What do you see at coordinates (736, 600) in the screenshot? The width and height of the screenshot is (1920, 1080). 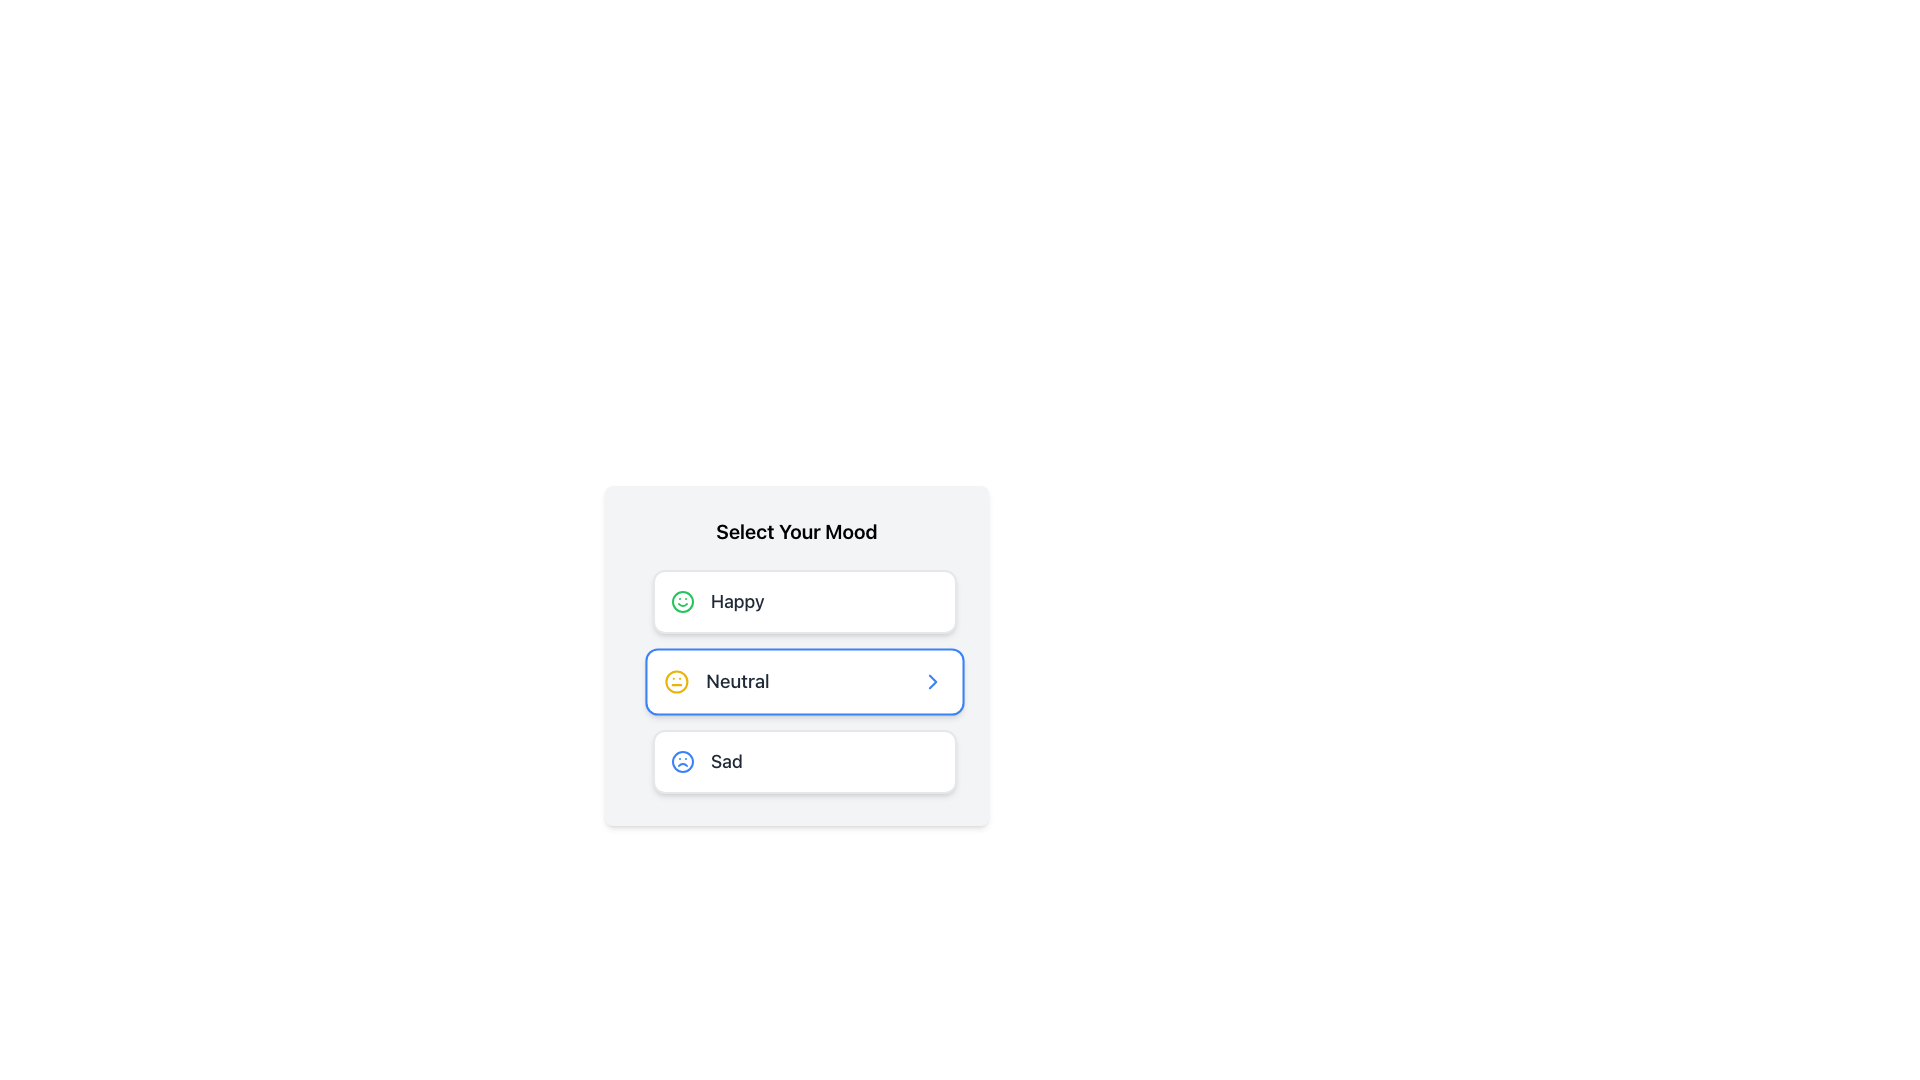 I see `the 'Happy' text label, which serves as a mood selection indicator, located to the right of a green smiley face icon in the mood selection UI` at bounding box center [736, 600].